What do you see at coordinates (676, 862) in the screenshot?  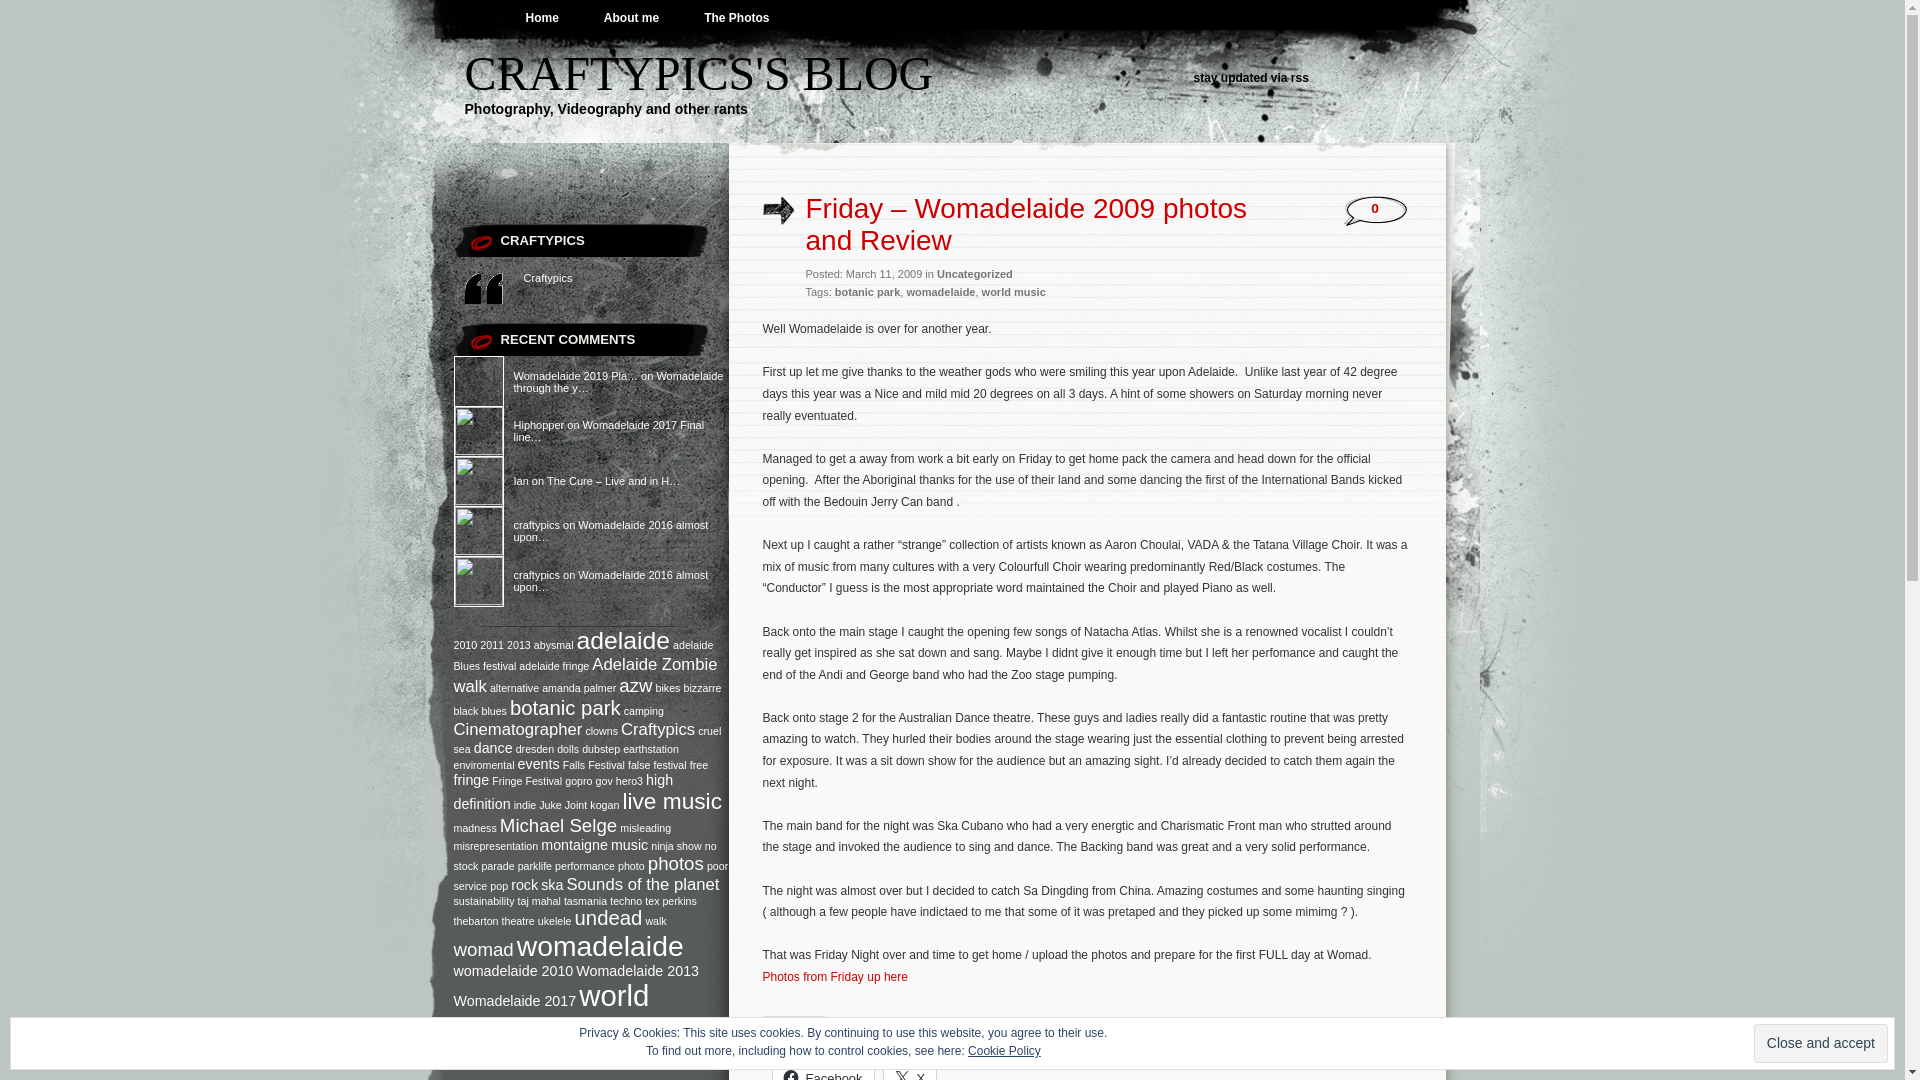 I see `'photos'` at bounding box center [676, 862].